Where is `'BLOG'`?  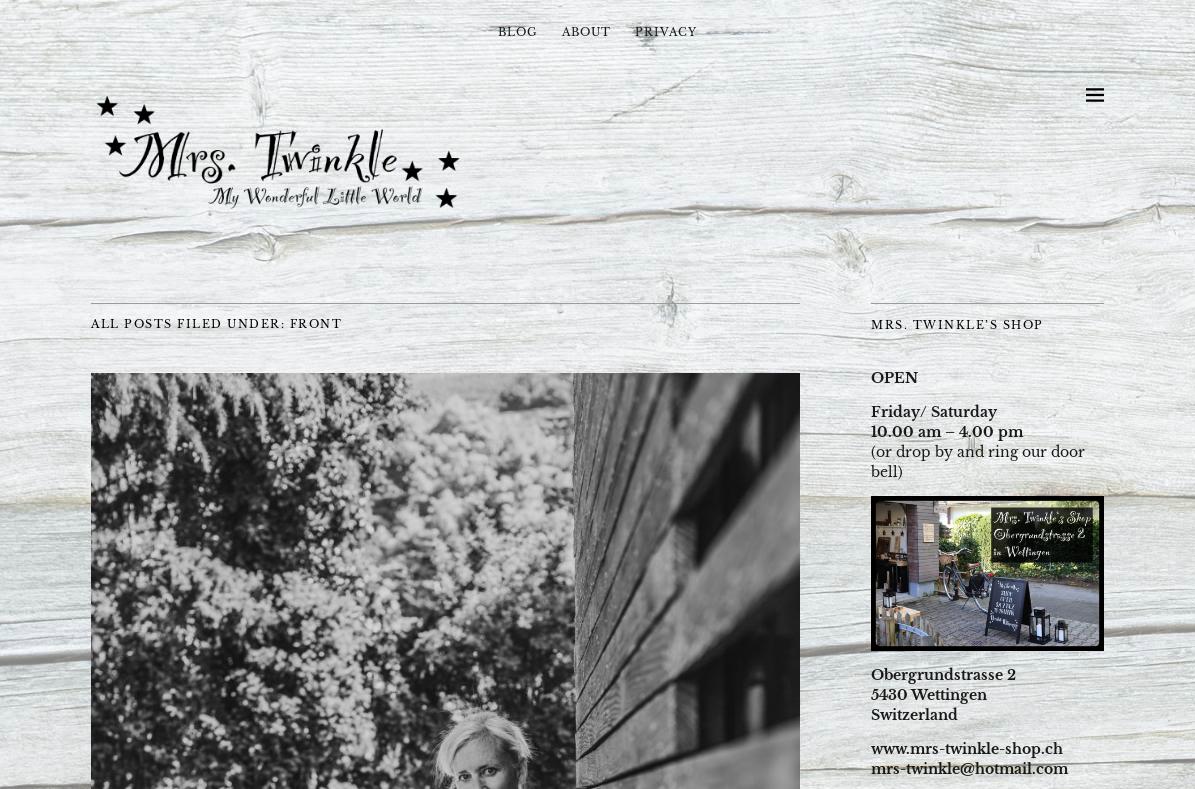
'BLOG' is located at coordinates (517, 31).